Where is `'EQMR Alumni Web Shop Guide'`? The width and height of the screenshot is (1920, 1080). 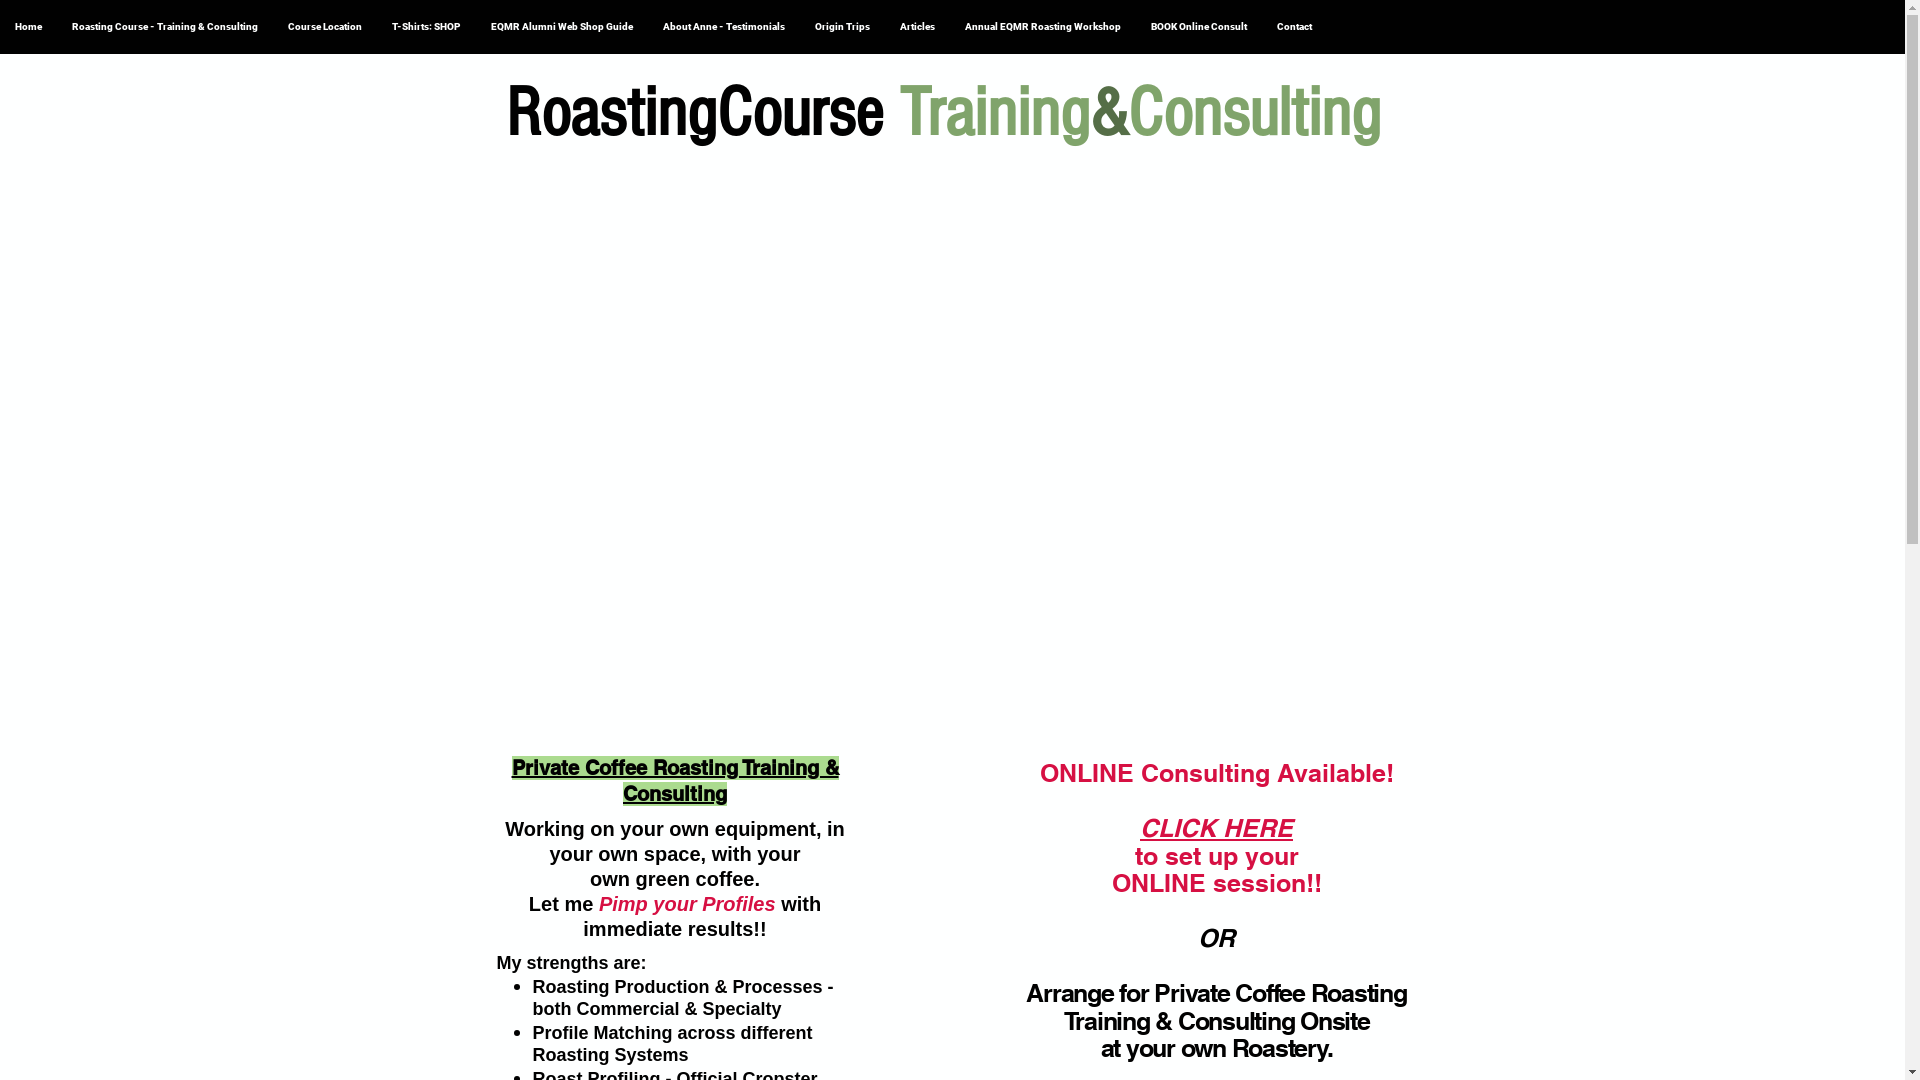 'EQMR Alumni Web Shop Guide' is located at coordinates (560, 27).